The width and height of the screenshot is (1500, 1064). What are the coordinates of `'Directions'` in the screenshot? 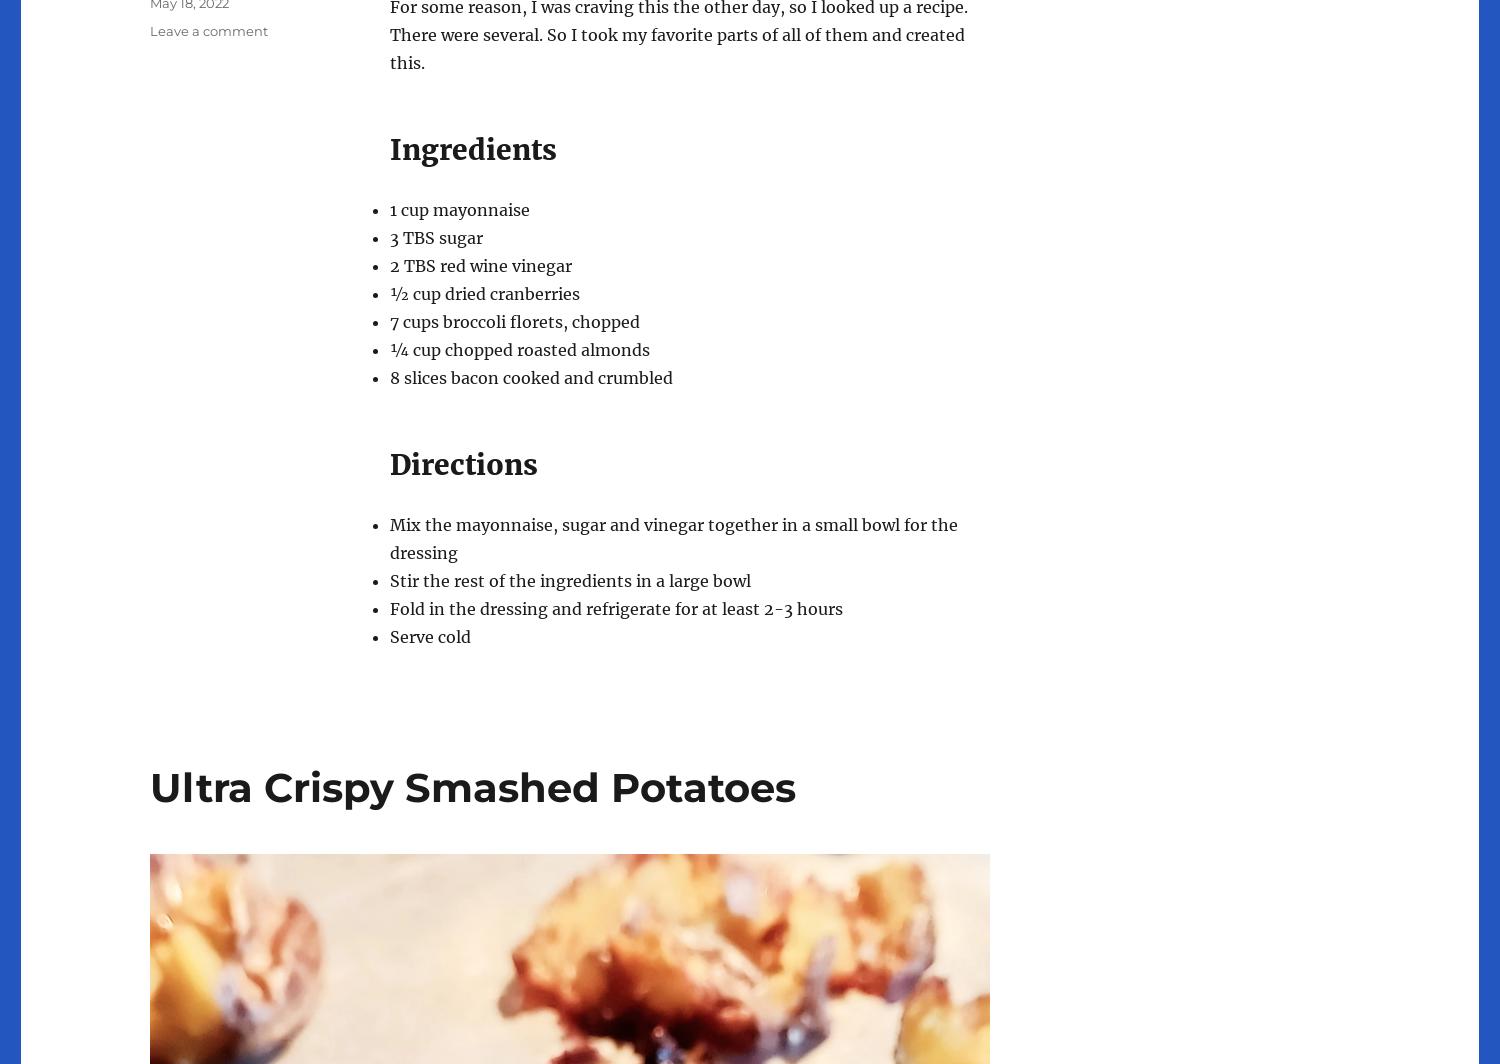 It's located at (462, 464).